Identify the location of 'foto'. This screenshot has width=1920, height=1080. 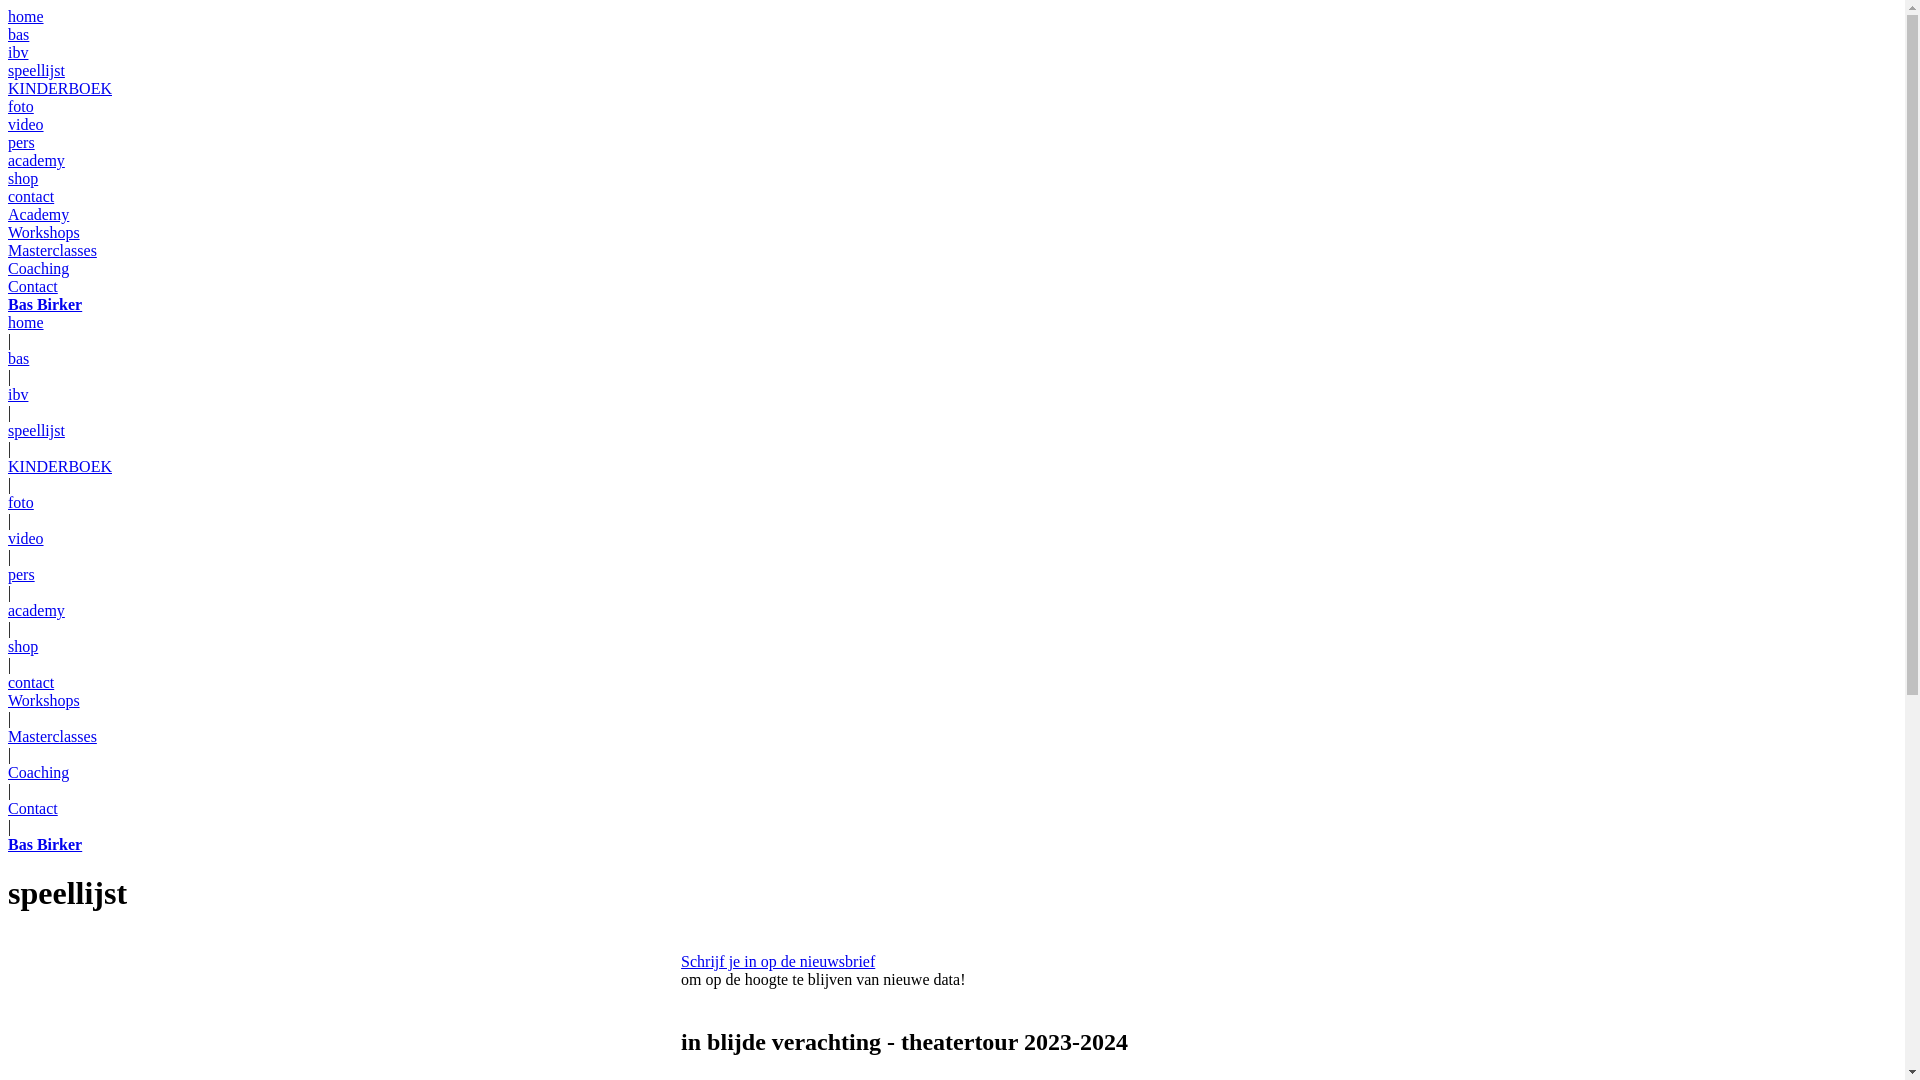
(20, 501).